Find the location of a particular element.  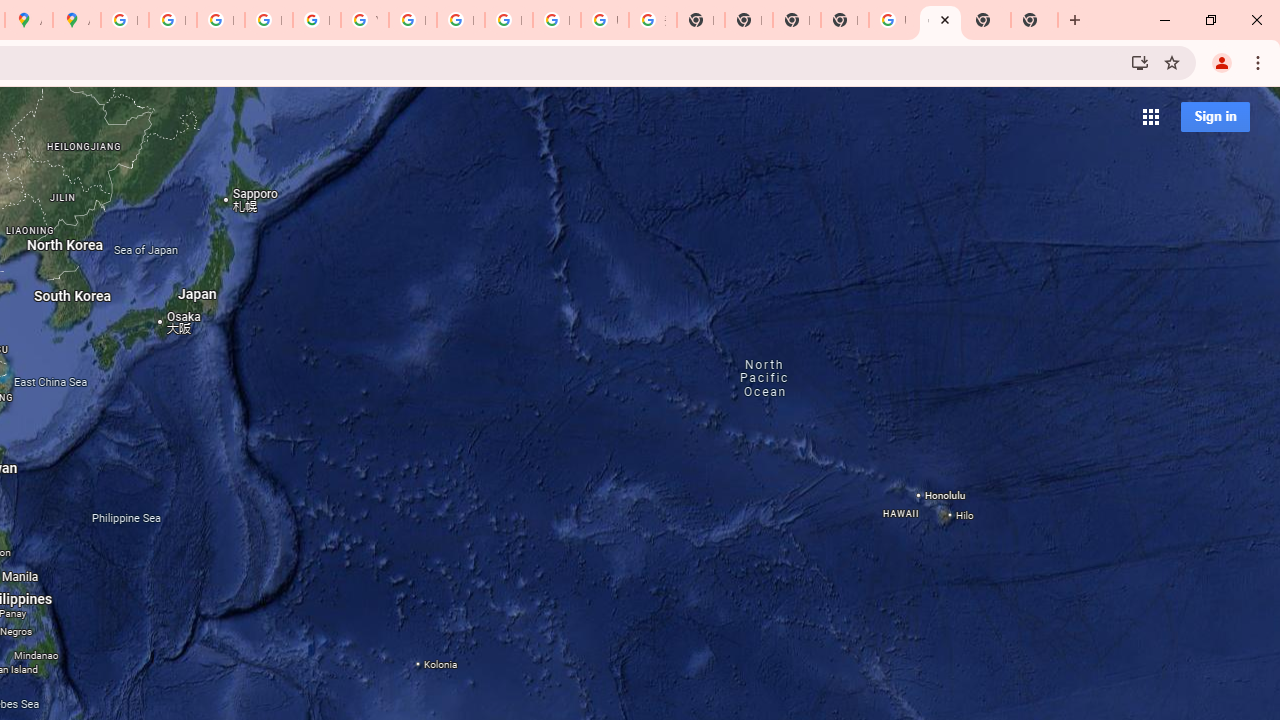

'New Tab' is located at coordinates (987, 20).